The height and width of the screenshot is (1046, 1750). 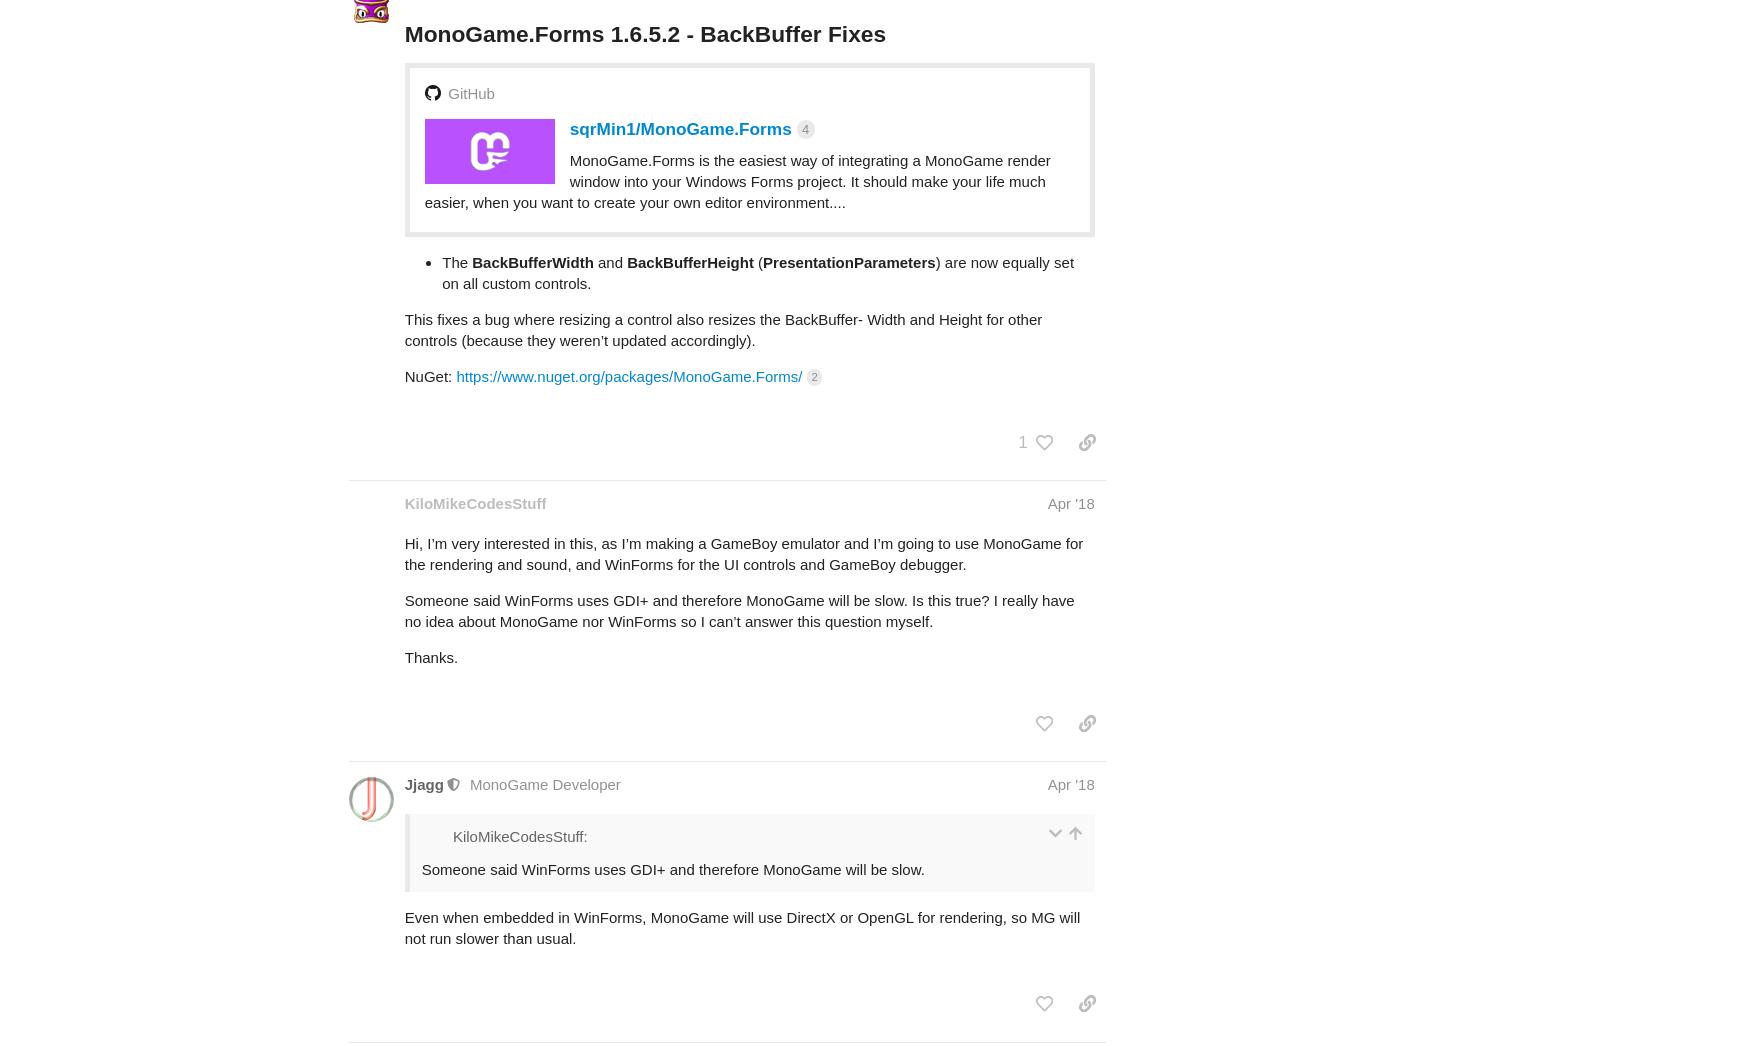 What do you see at coordinates (610, 183) in the screenshot?
I see `'and'` at bounding box center [610, 183].